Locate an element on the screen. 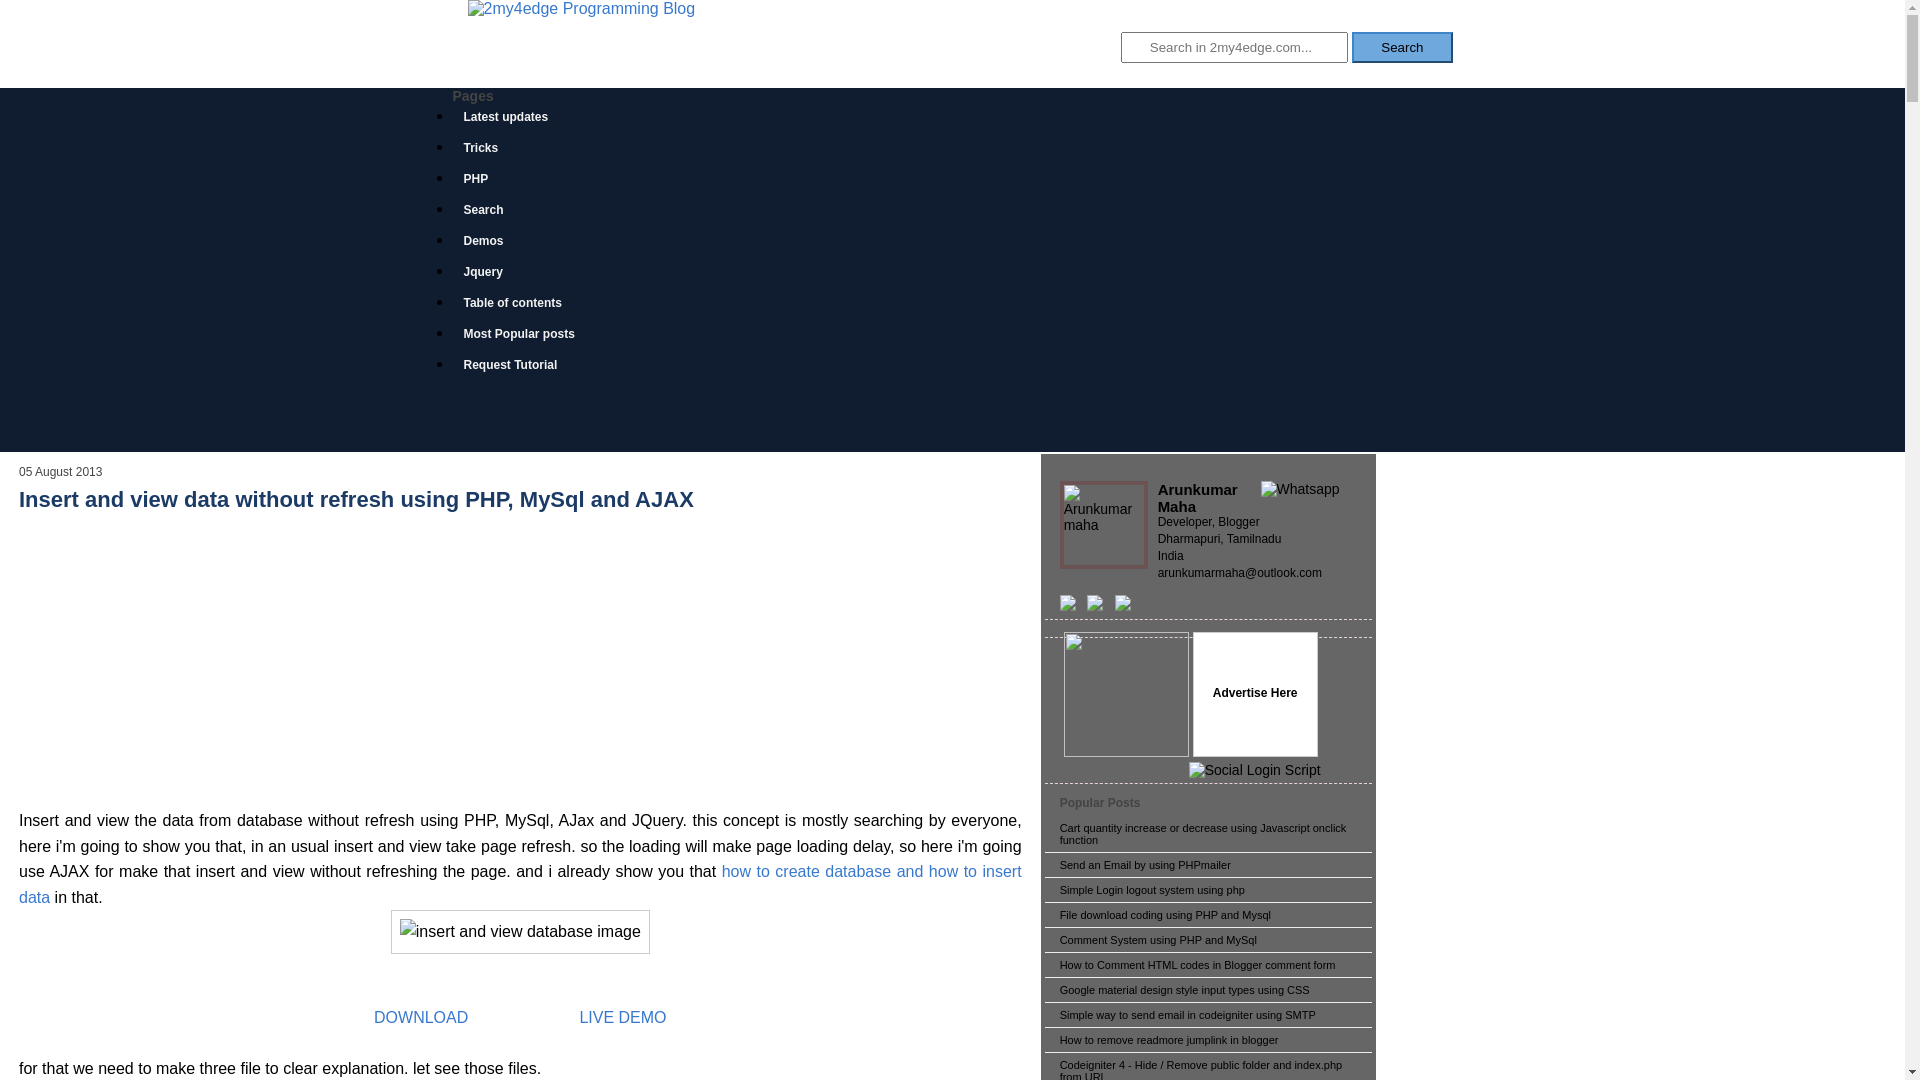 Image resolution: width=1920 pixels, height=1080 pixels. 'How to Comment HTML codes in Blogger comment form' is located at coordinates (1198, 963).